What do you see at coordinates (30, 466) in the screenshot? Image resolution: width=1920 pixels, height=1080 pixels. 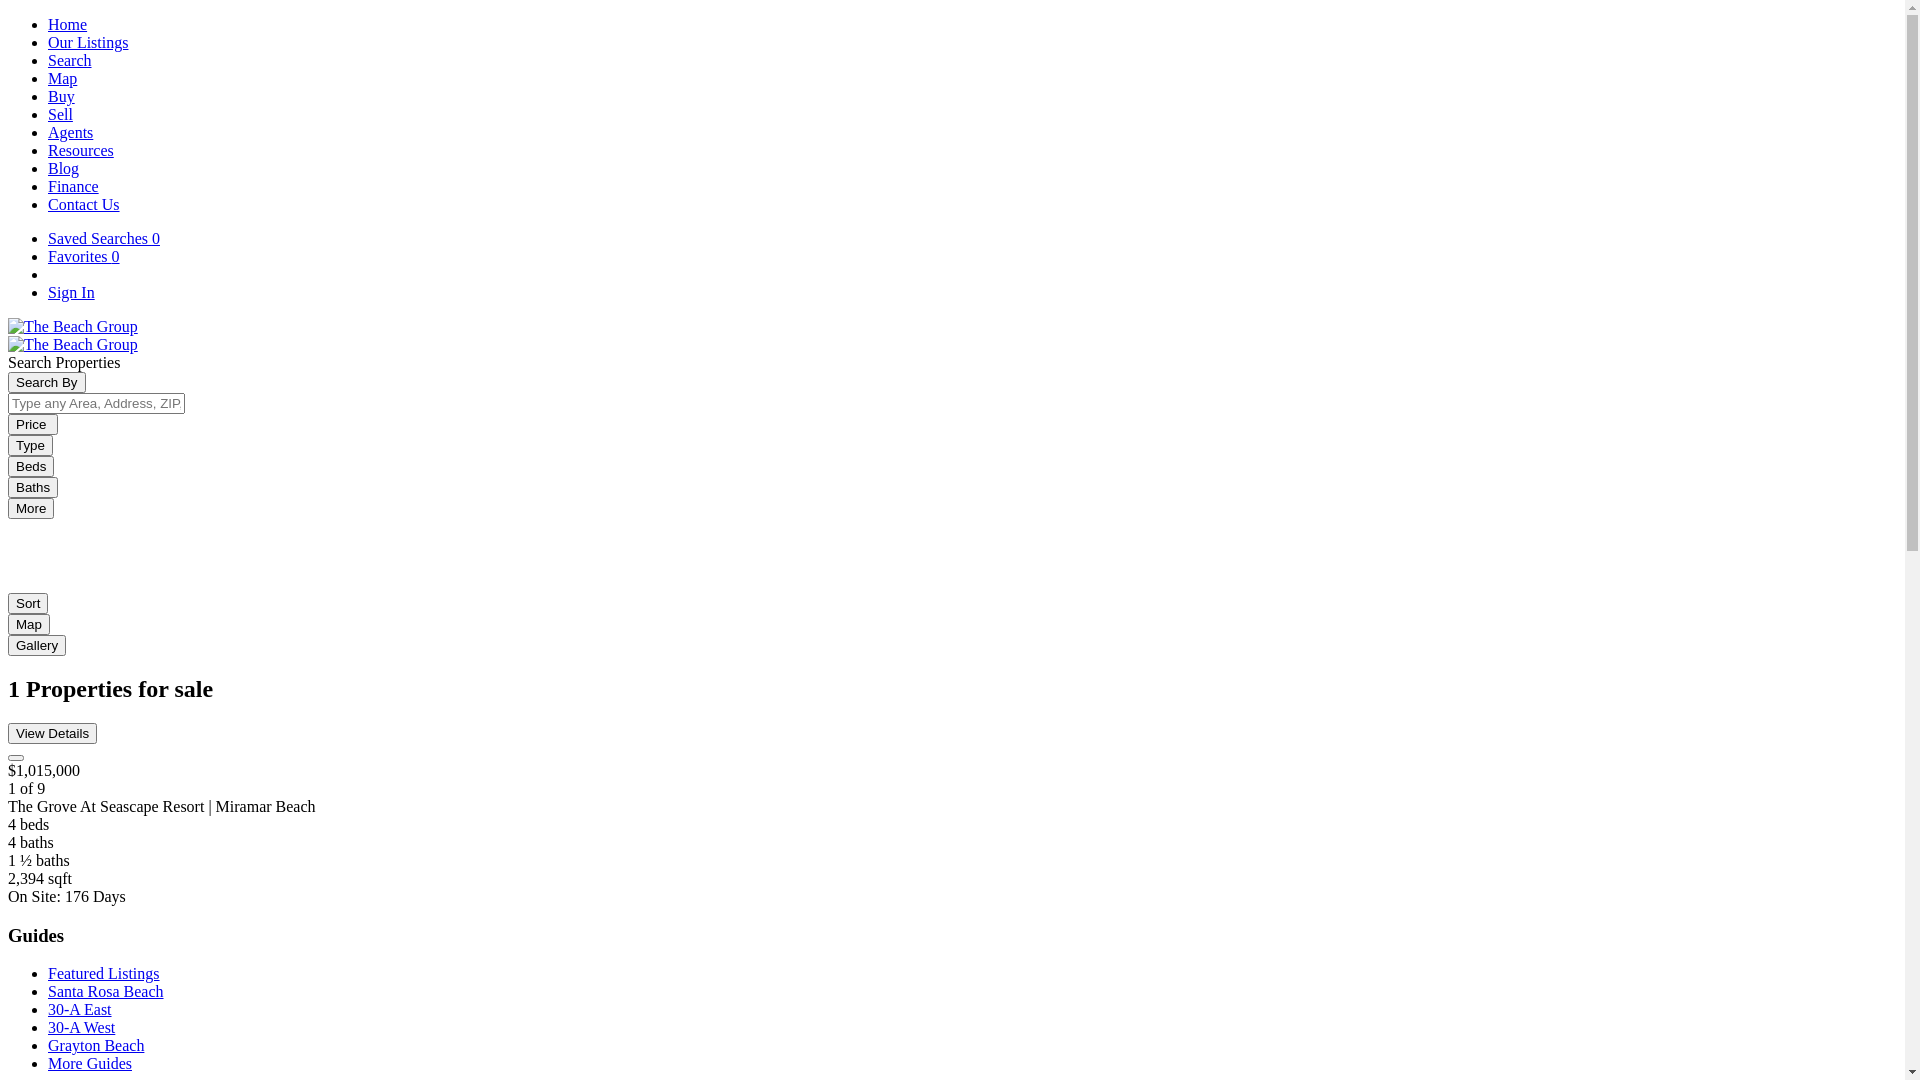 I see `'Beds'` at bounding box center [30, 466].